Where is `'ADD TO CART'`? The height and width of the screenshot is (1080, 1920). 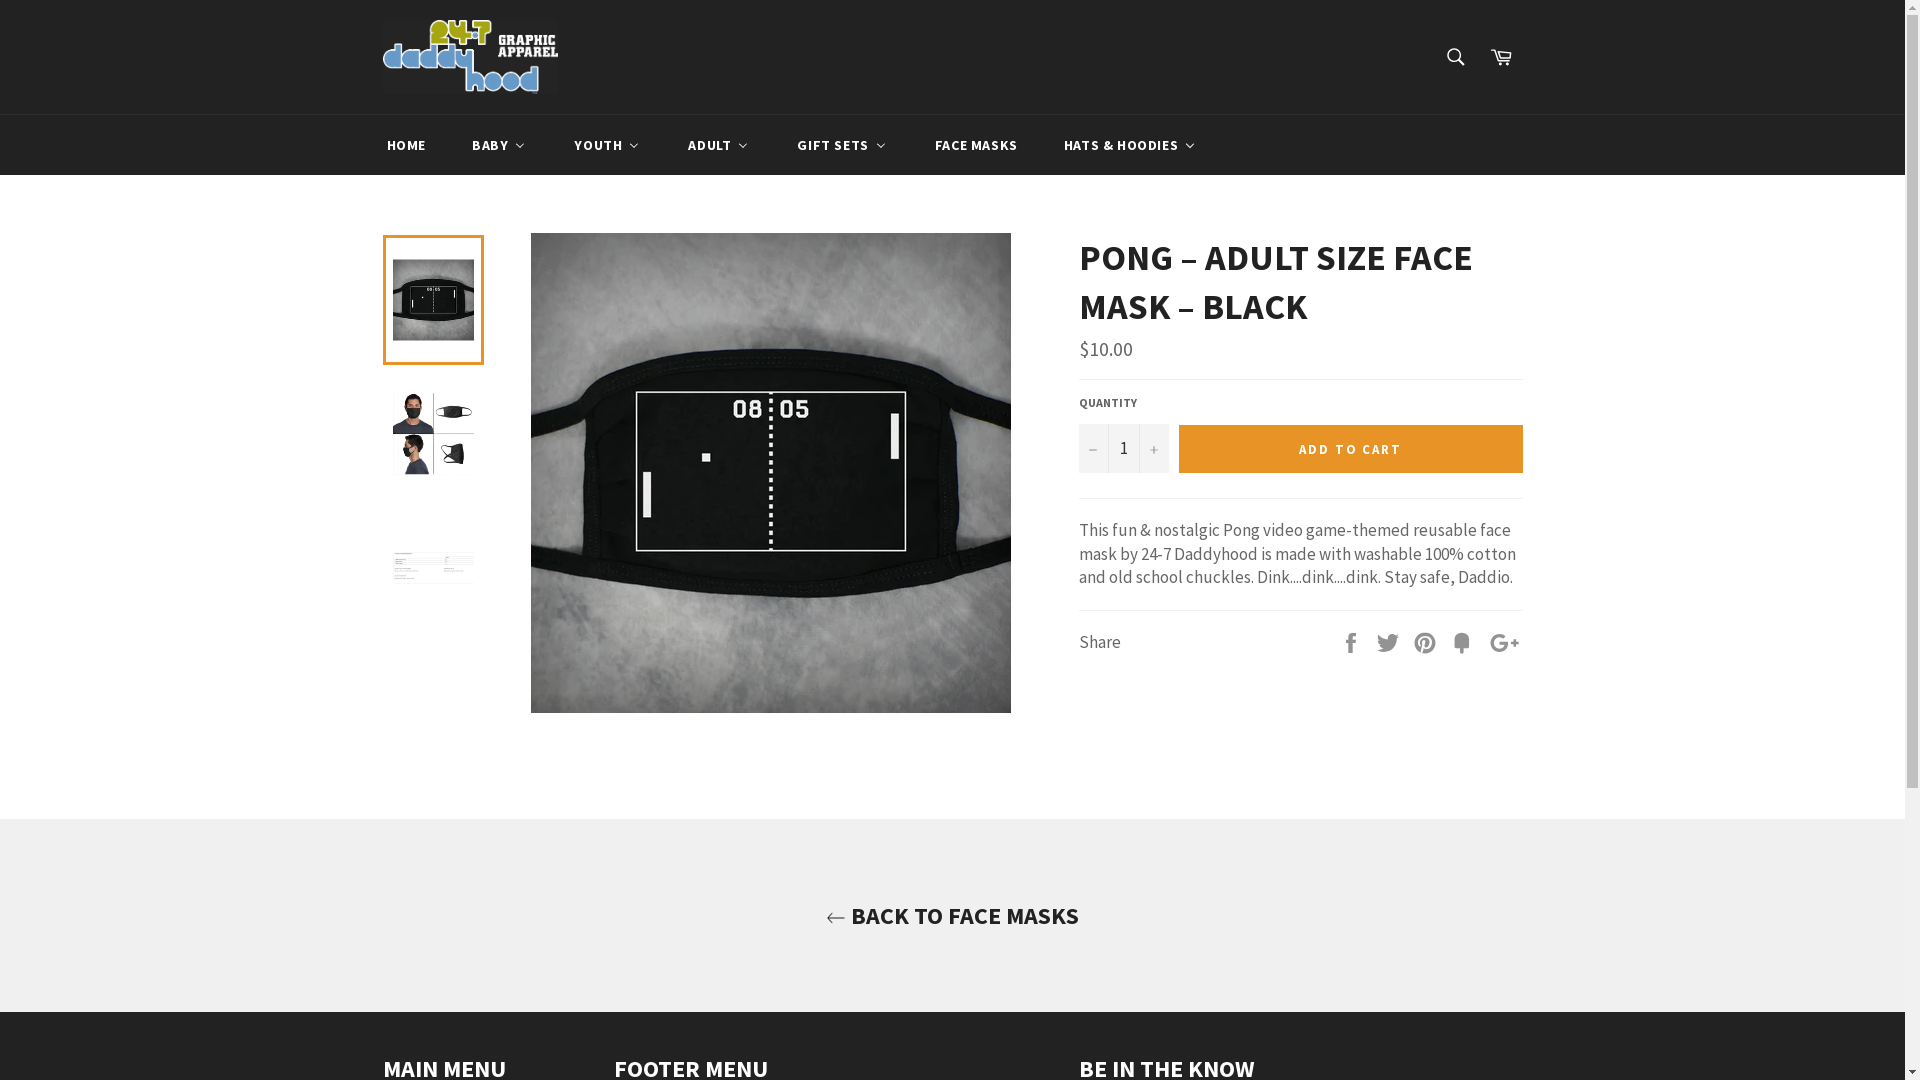 'ADD TO CART' is located at coordinates (1349, 447).